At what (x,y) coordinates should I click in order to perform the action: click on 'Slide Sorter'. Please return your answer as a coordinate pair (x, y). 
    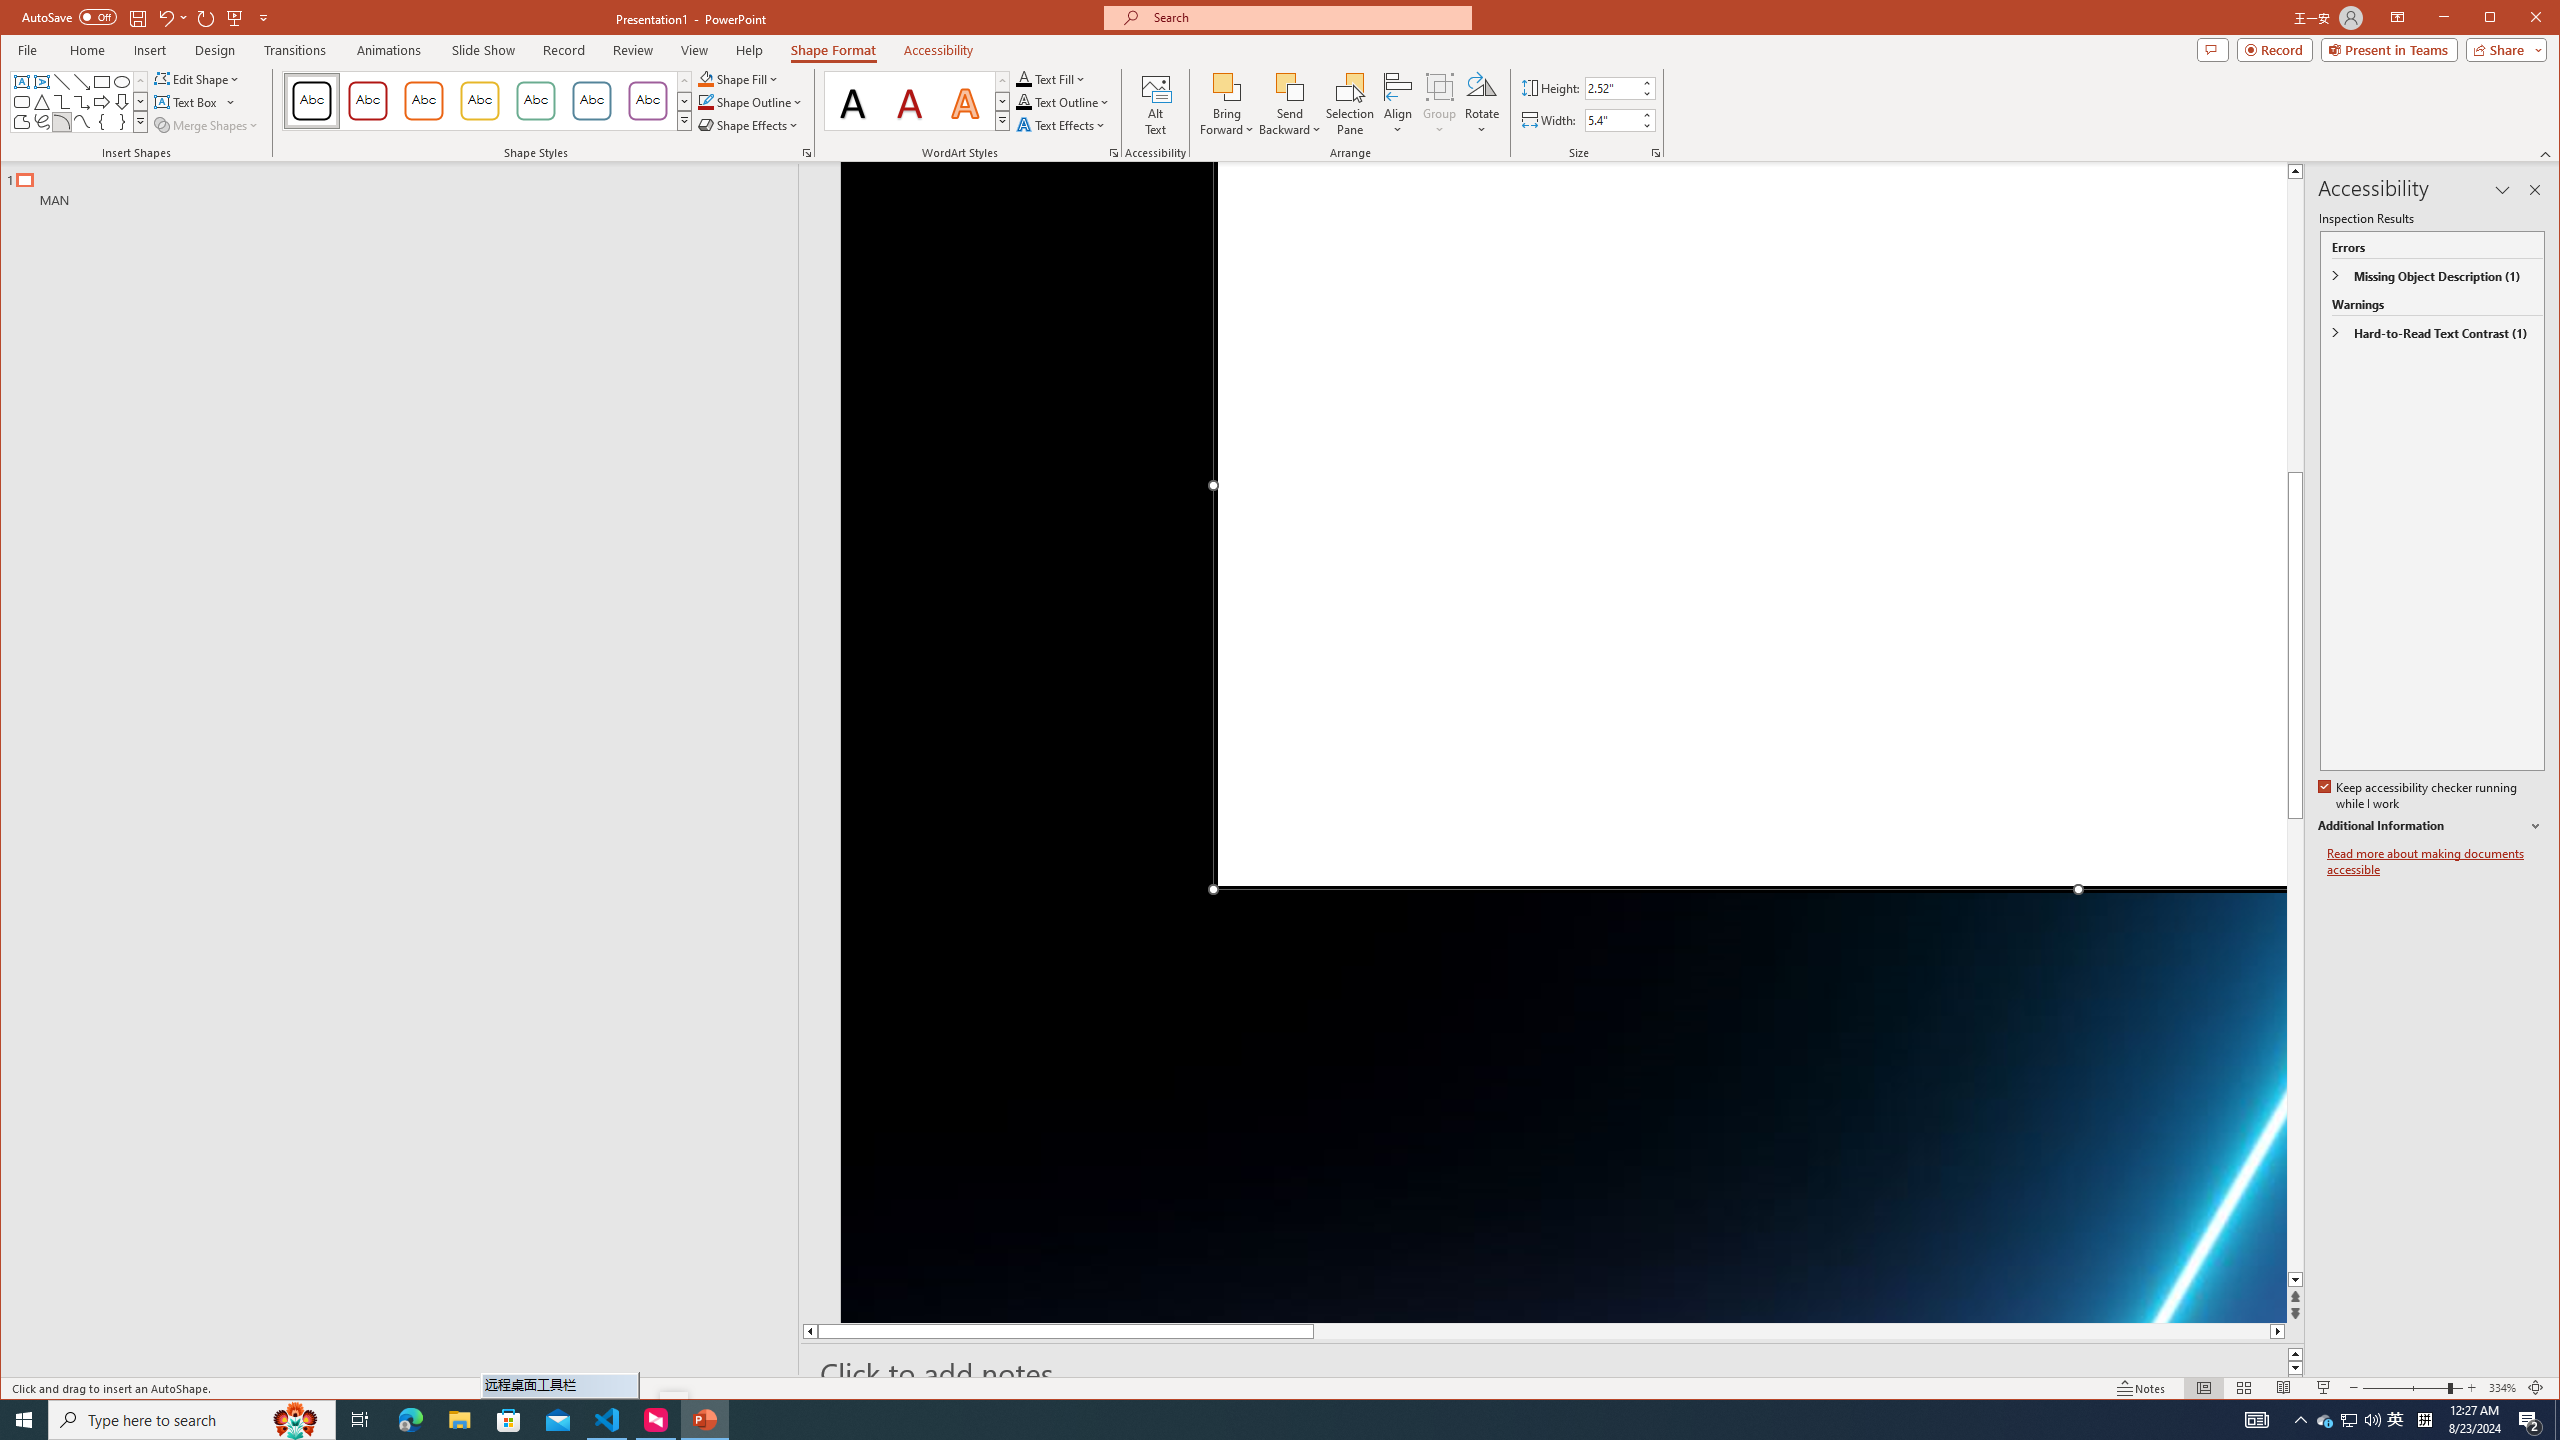
    Looking at the image, I should click on (2242, 1387).